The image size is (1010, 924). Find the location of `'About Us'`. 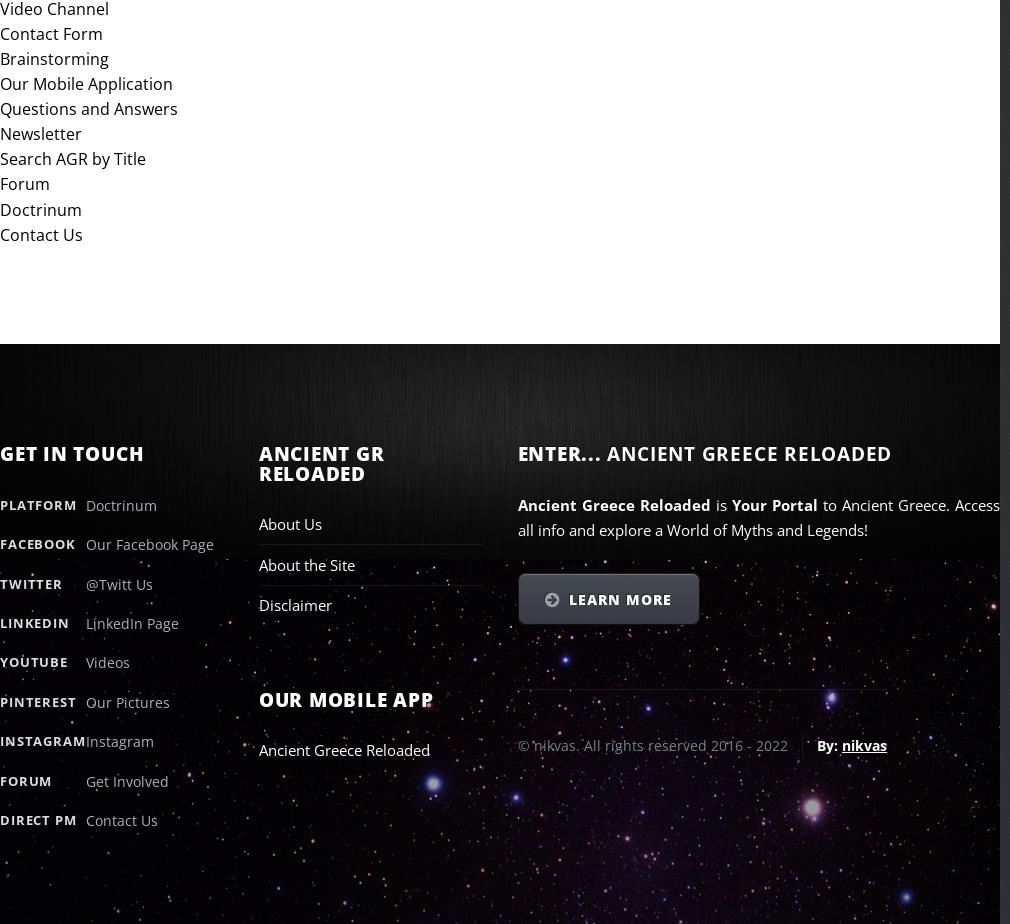

'About Us' is located at coordinates (289, 524).